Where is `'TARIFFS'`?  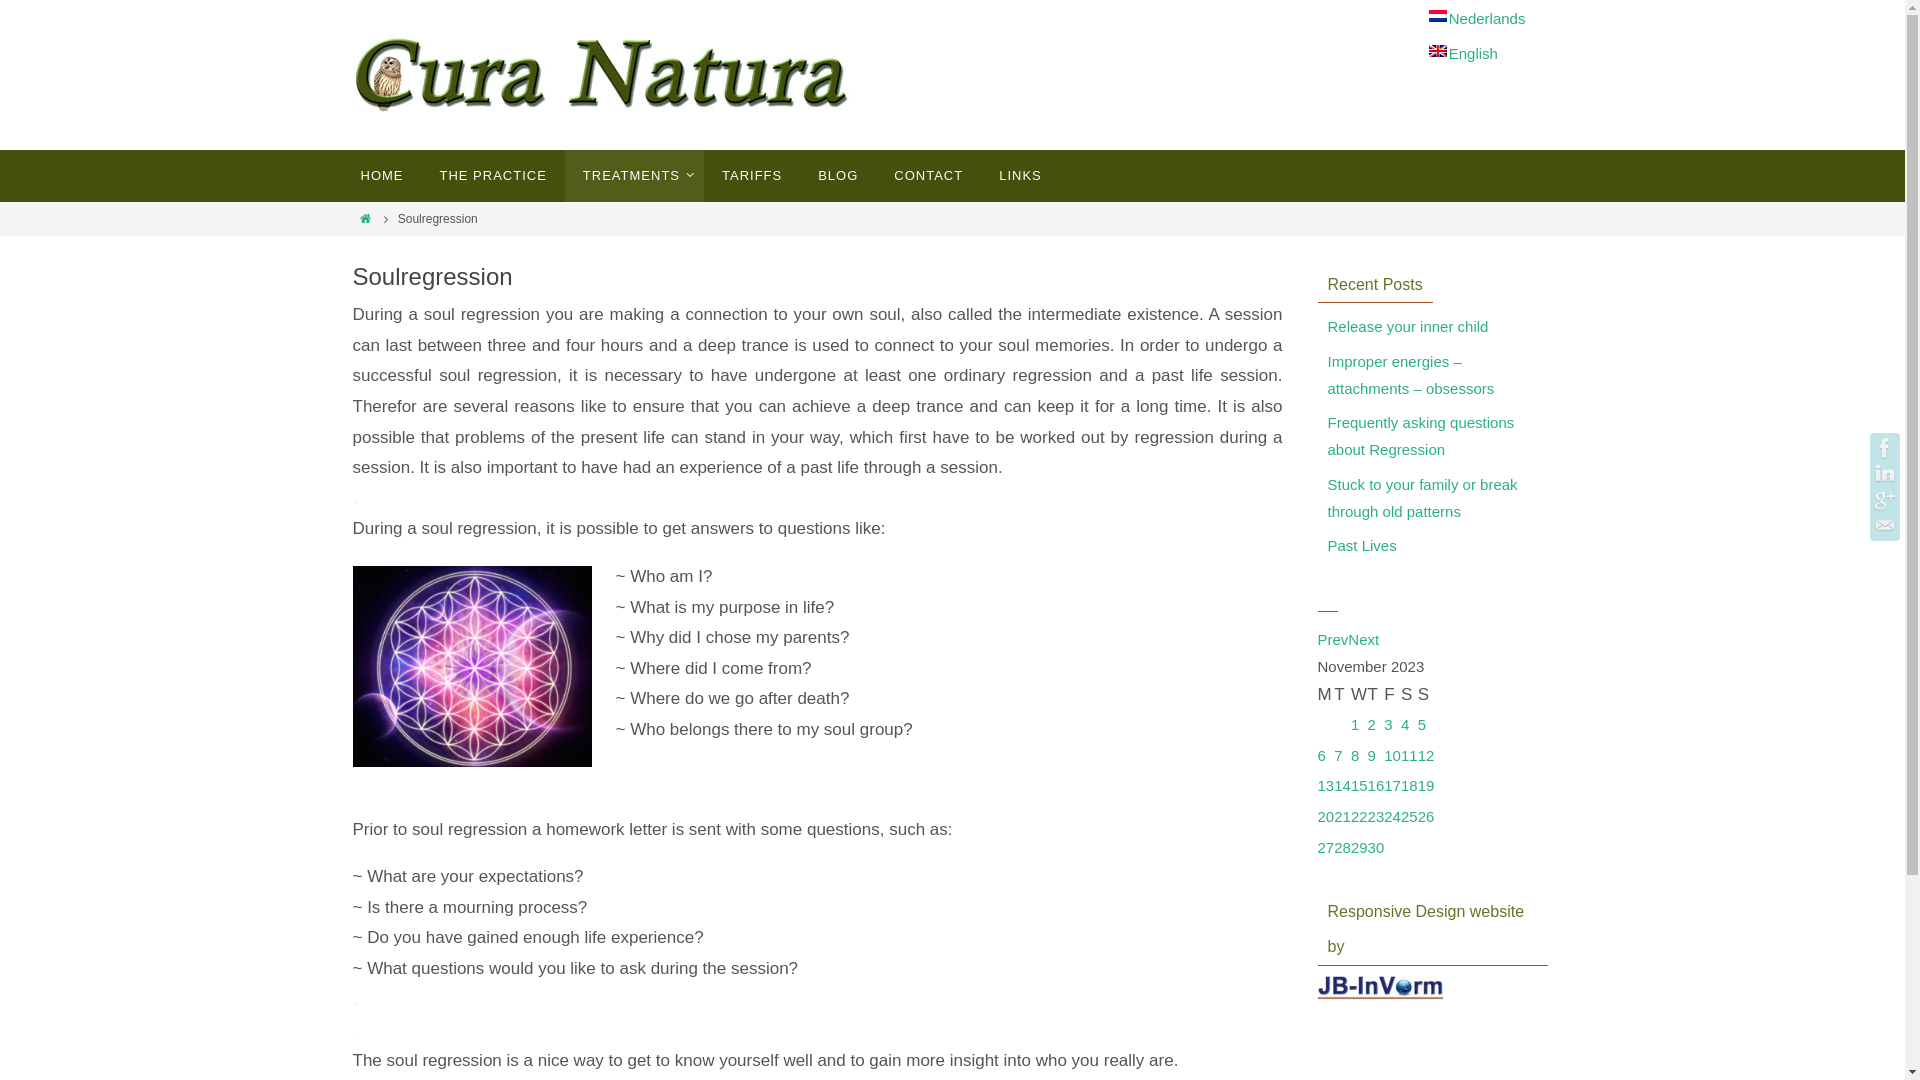
'TARIFFS' is located at coordinates (751, 175).